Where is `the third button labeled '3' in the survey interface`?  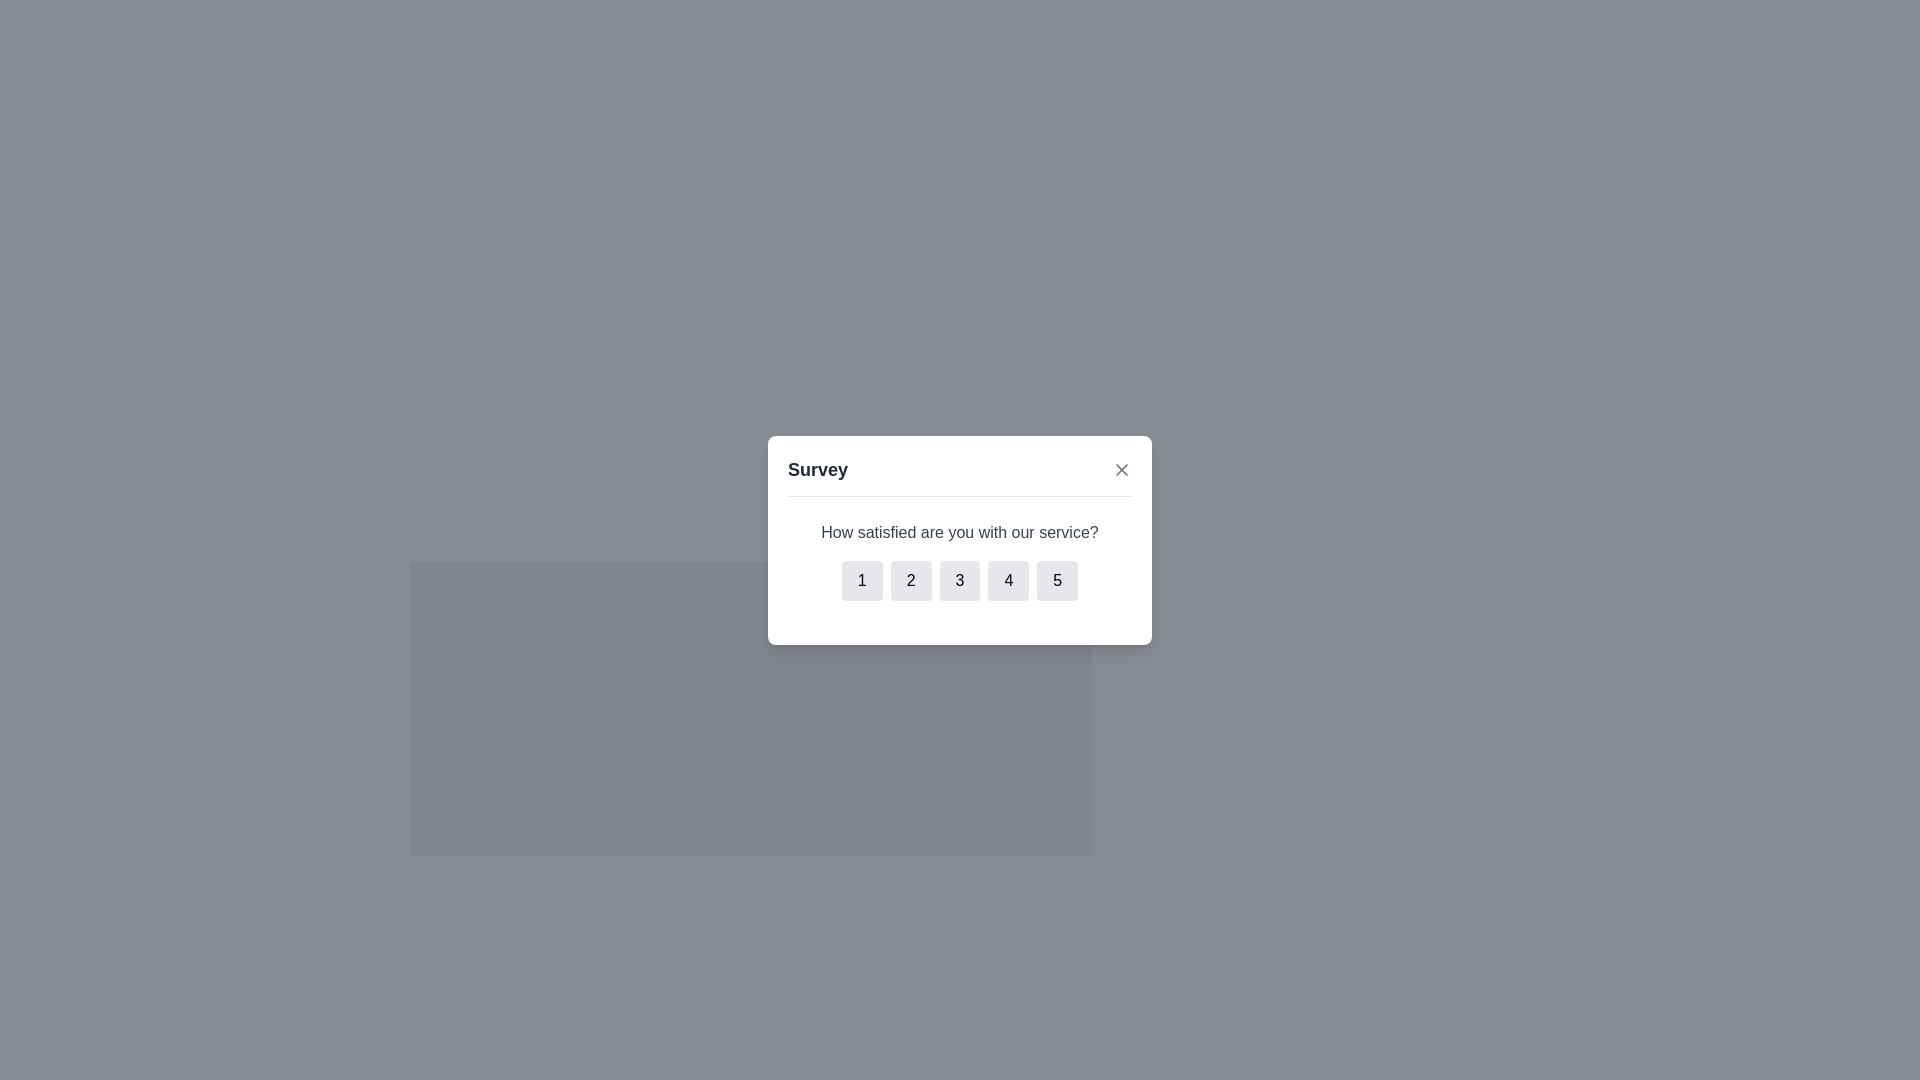
the third button labeled '3' in the survey interface is located at coordinates (960, 580).